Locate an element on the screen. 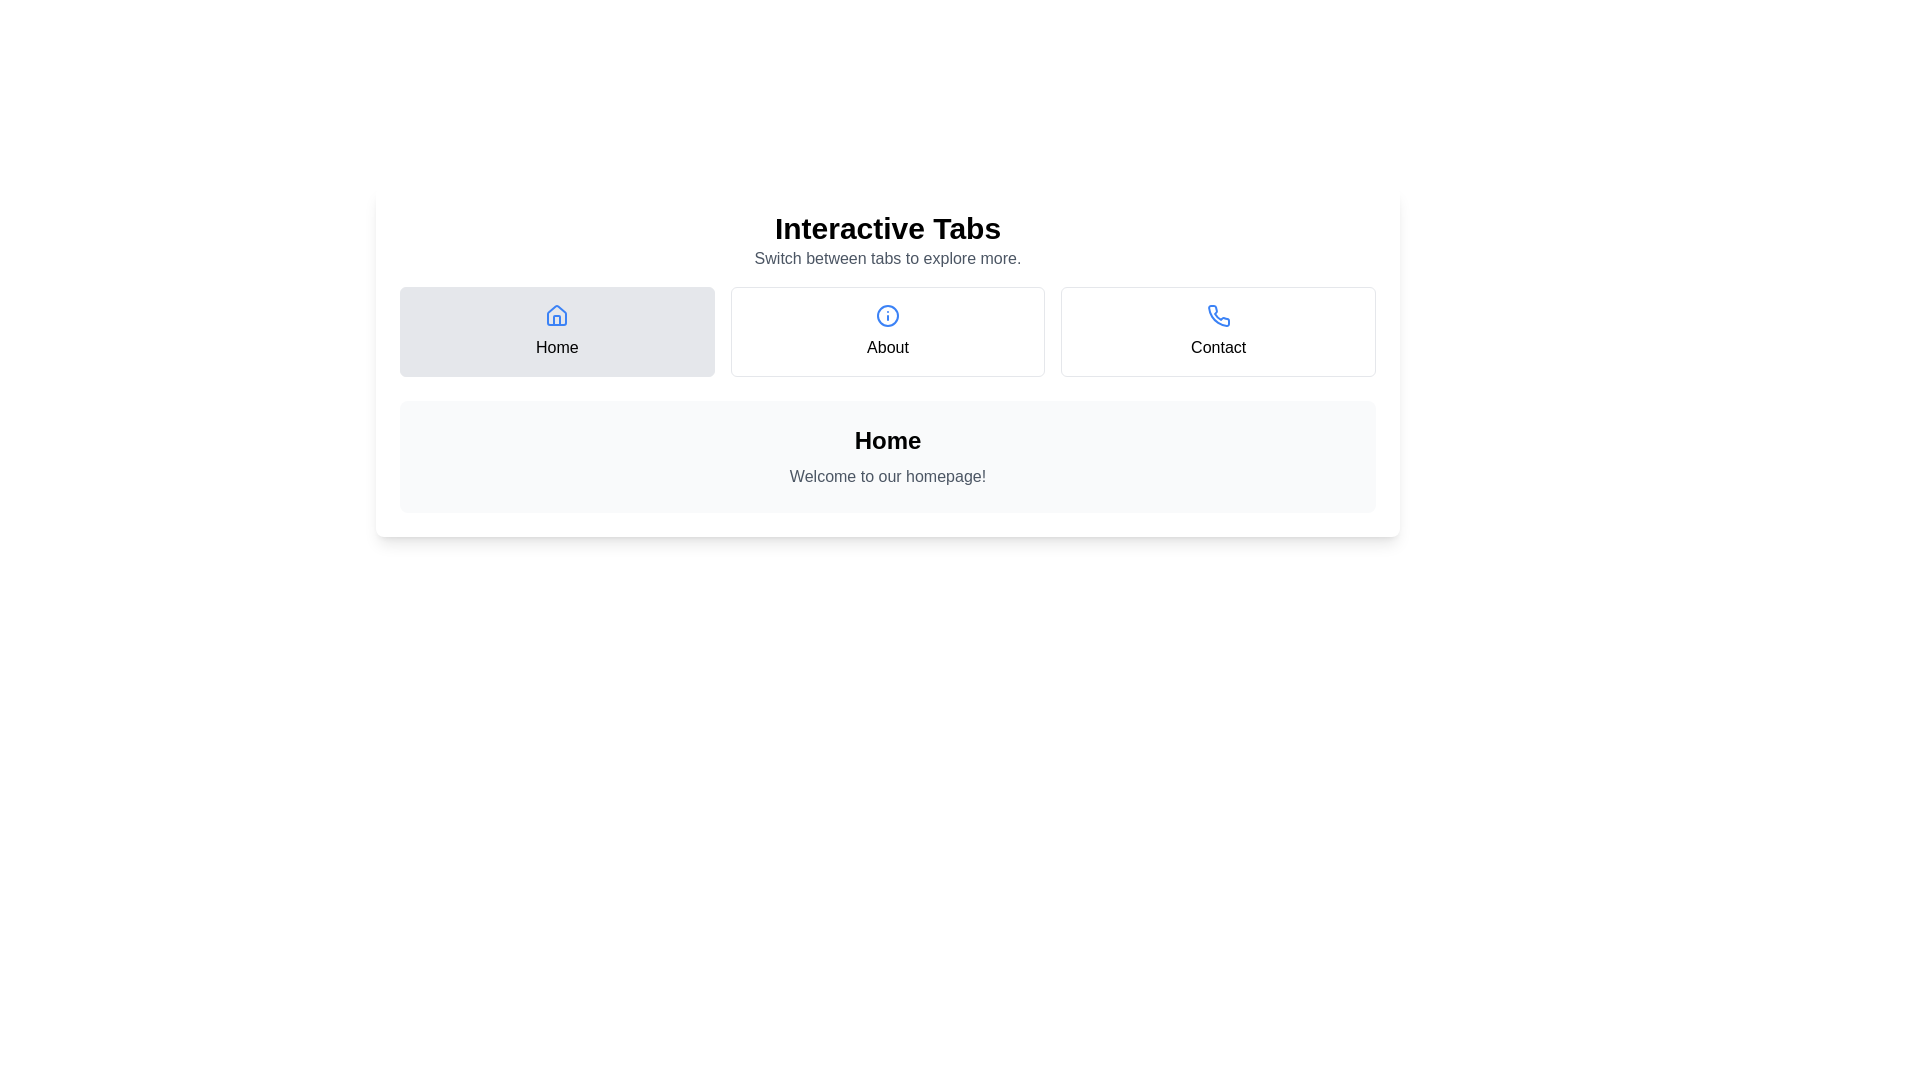  the Contact tab to observe its visual feedback is located at coordinates (1217, 330).